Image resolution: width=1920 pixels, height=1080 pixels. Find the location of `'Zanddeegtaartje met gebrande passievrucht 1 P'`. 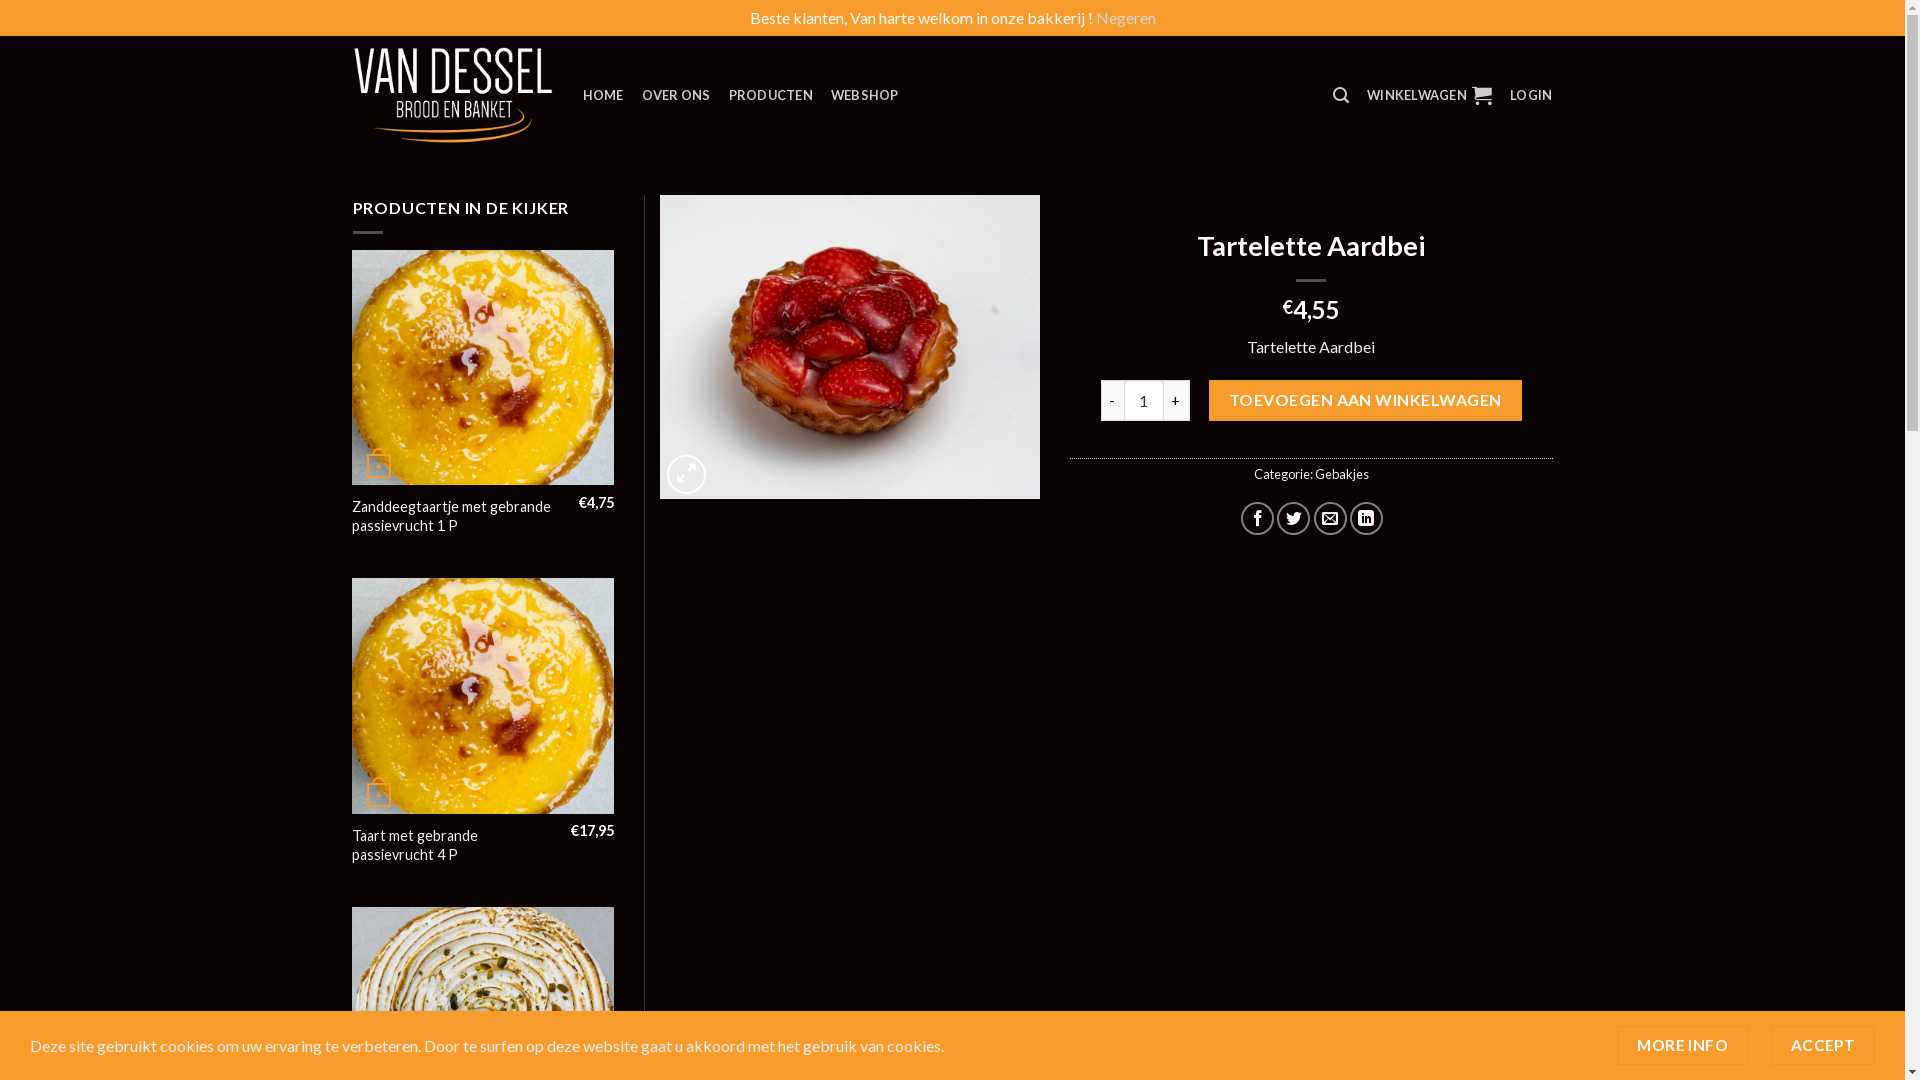

'Zanddeegtaartje met gebrande passievrucht 1 P' is located at coordinates (456, 515).